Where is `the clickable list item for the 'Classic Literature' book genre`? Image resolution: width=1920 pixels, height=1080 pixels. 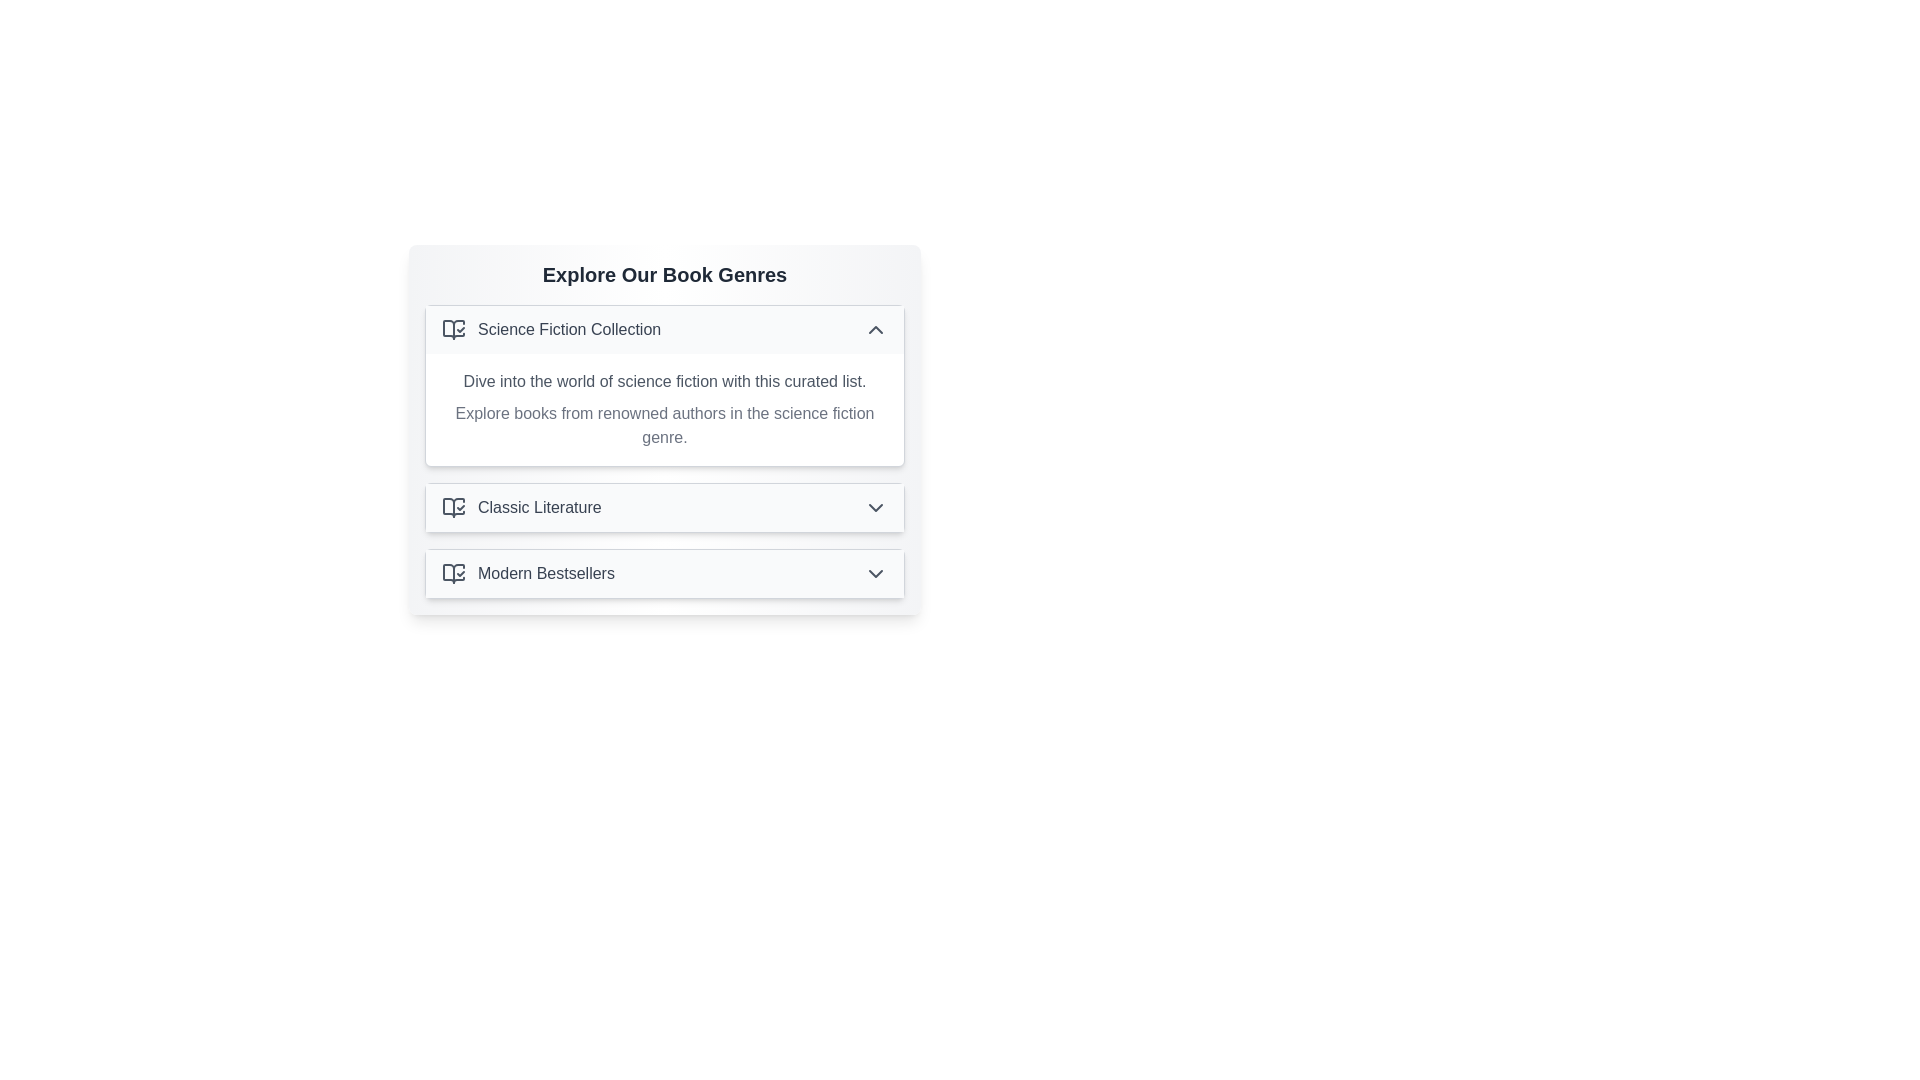
the clickable list item for the 'Classic Literature' book genre is located at coordinates (521, 507).